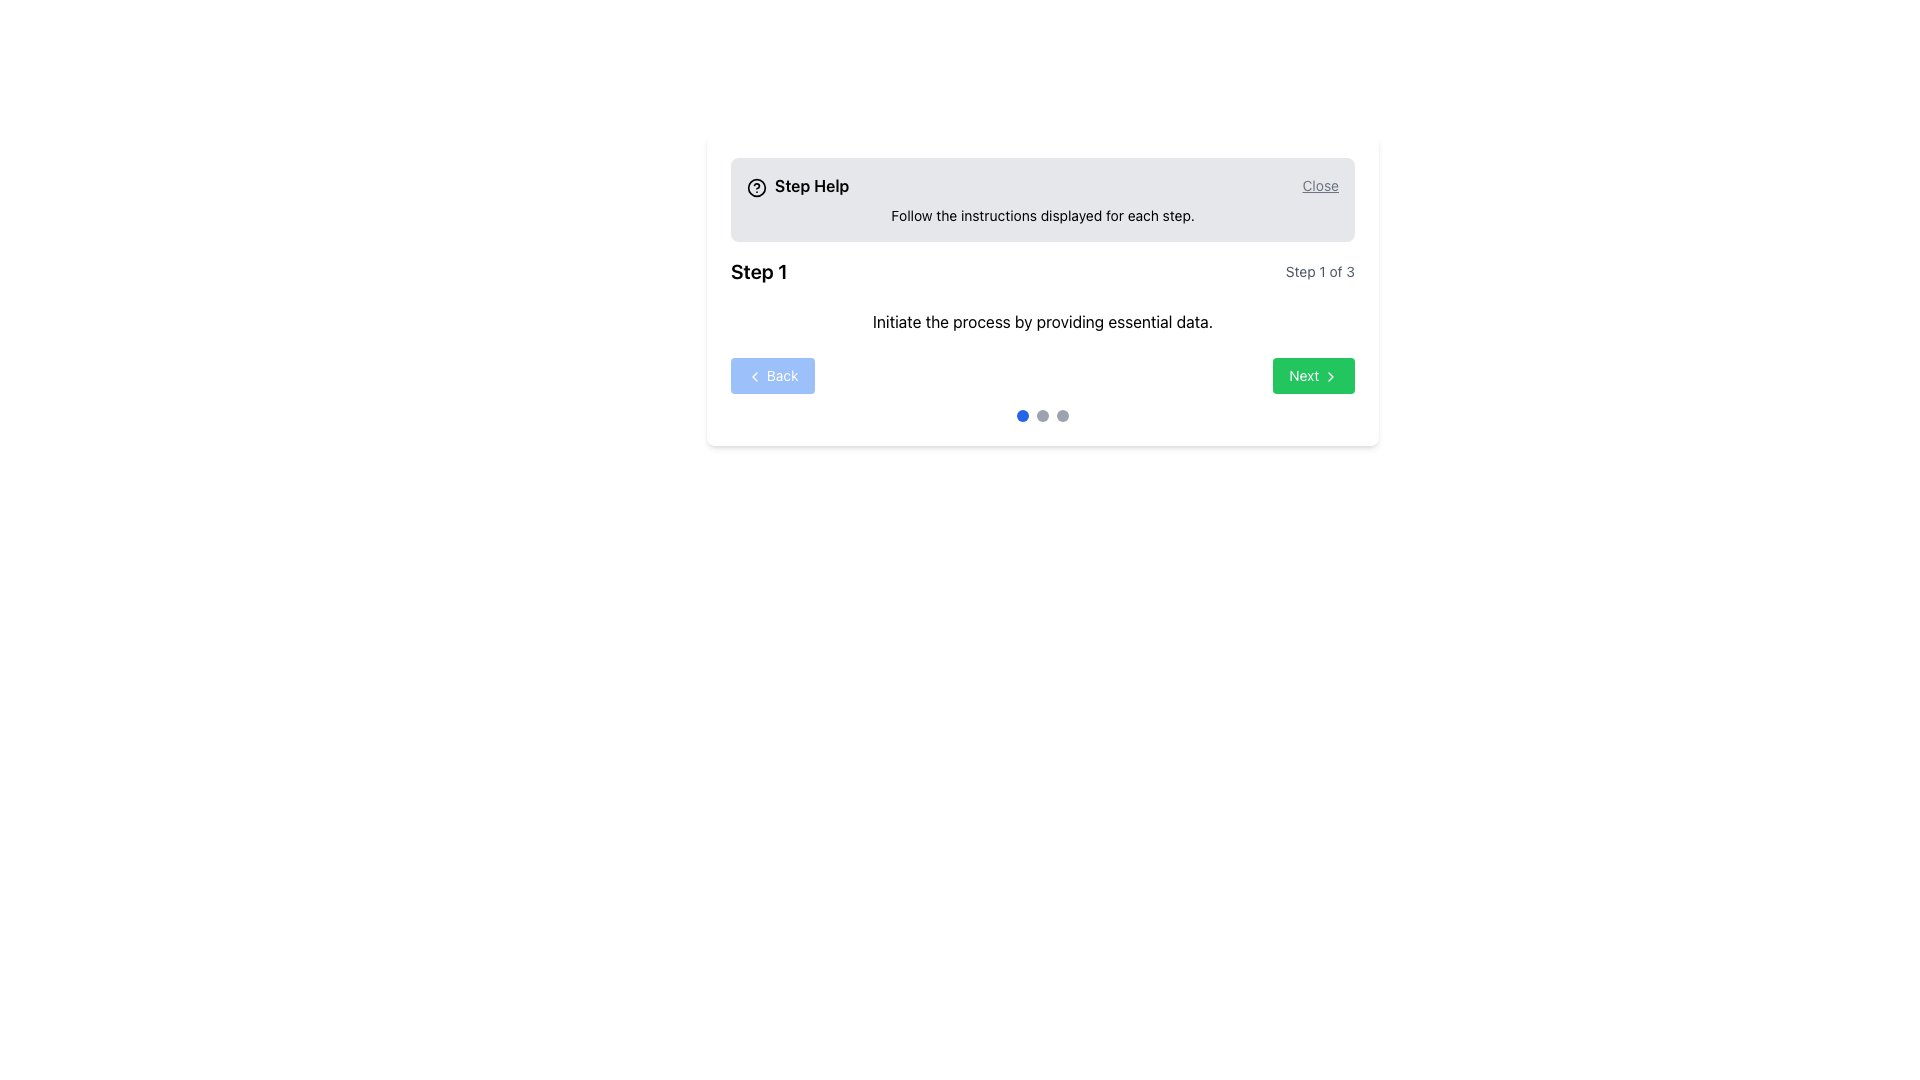 The height and width of the screenshot is (1080, 1920). What do you see at coordinates (812, 185) in the screenshot?
I see `text label 'Step Help' which is located in the top-left corner of the gray bar, to the right of the circular help icon` at bounding box center [812, 185].